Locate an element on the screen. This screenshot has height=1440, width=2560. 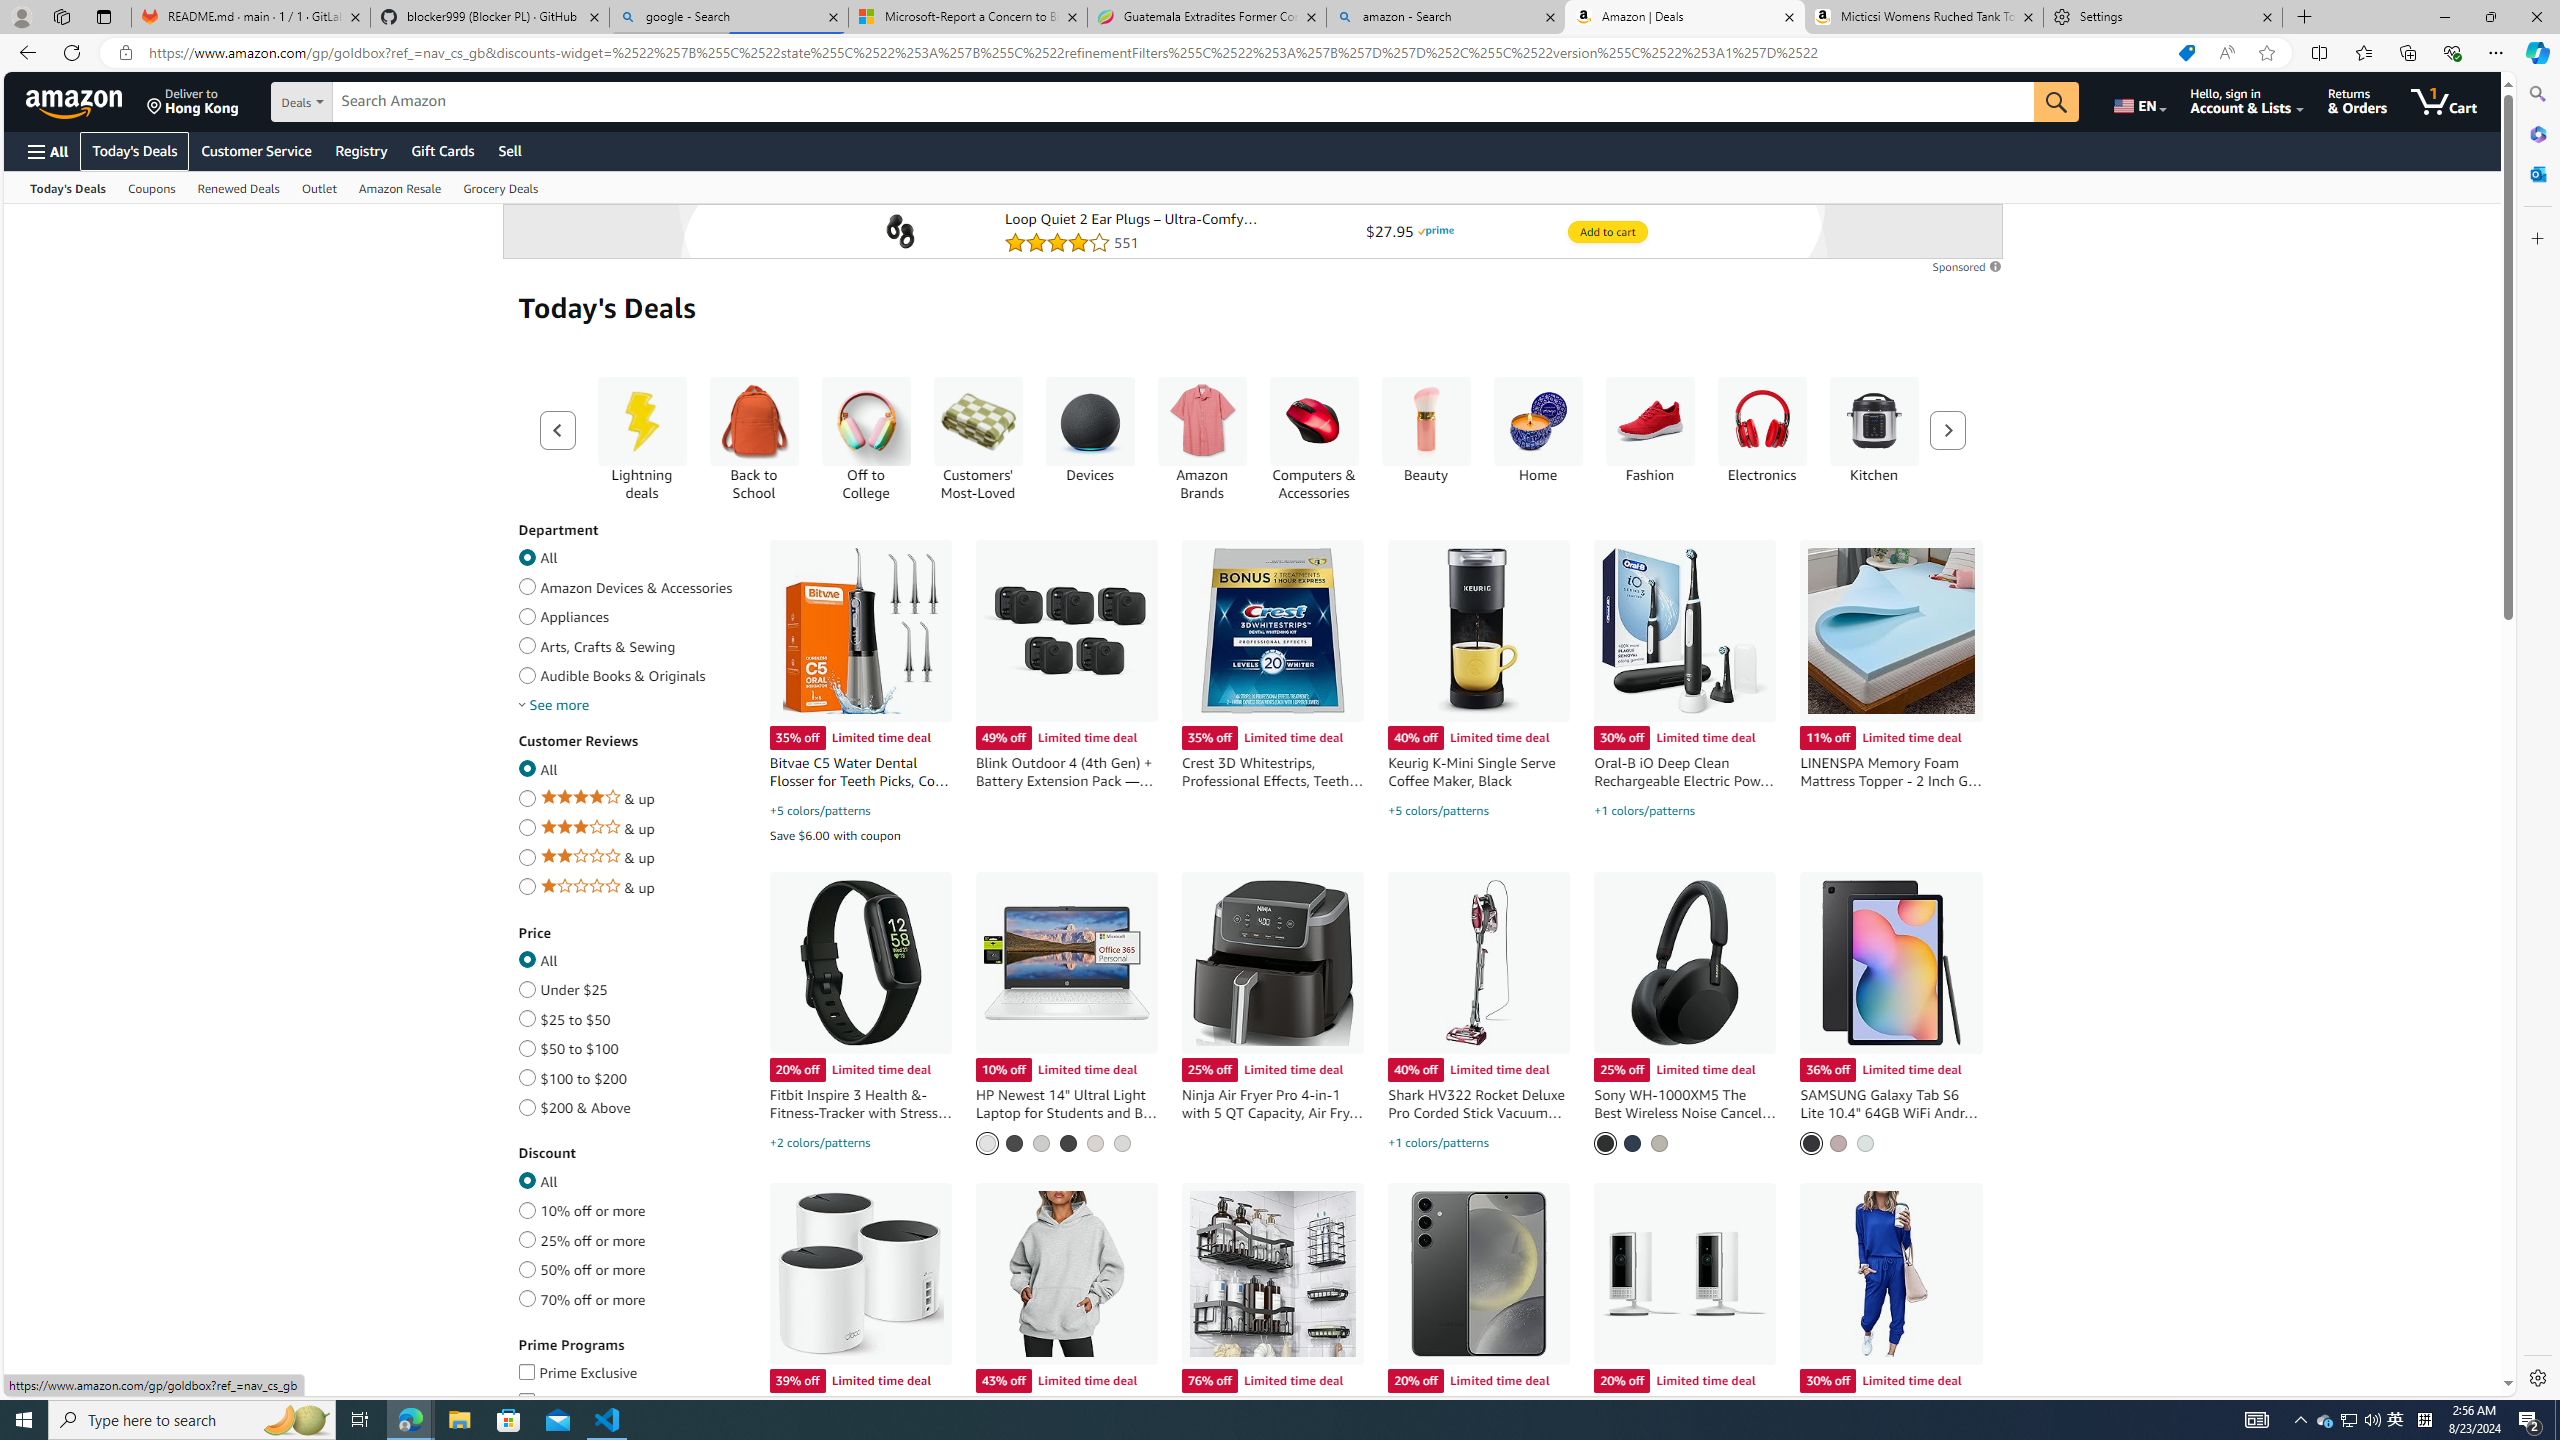
'Microsoft-Report a Concern to Bing' is located at coordinates (966, 16).